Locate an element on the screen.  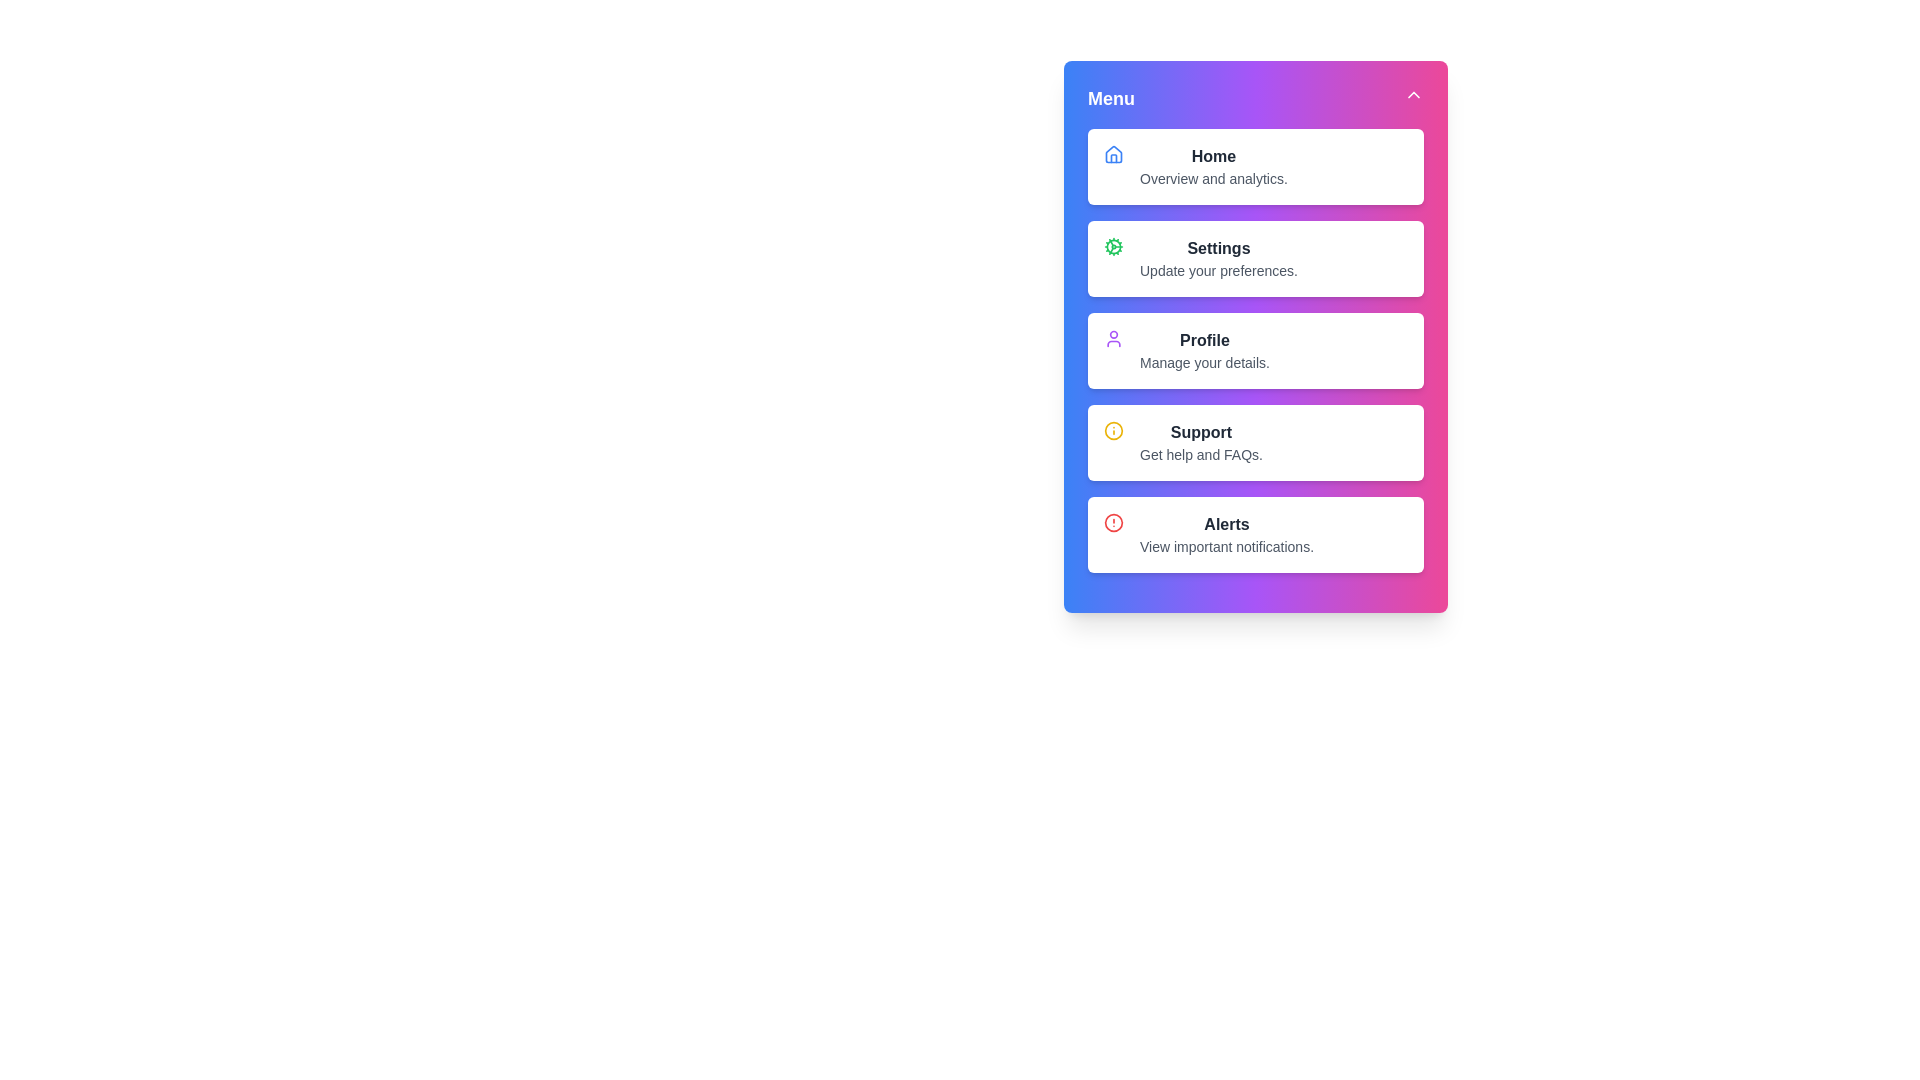
the menu option Profile is located at coordinates (1200, 349).